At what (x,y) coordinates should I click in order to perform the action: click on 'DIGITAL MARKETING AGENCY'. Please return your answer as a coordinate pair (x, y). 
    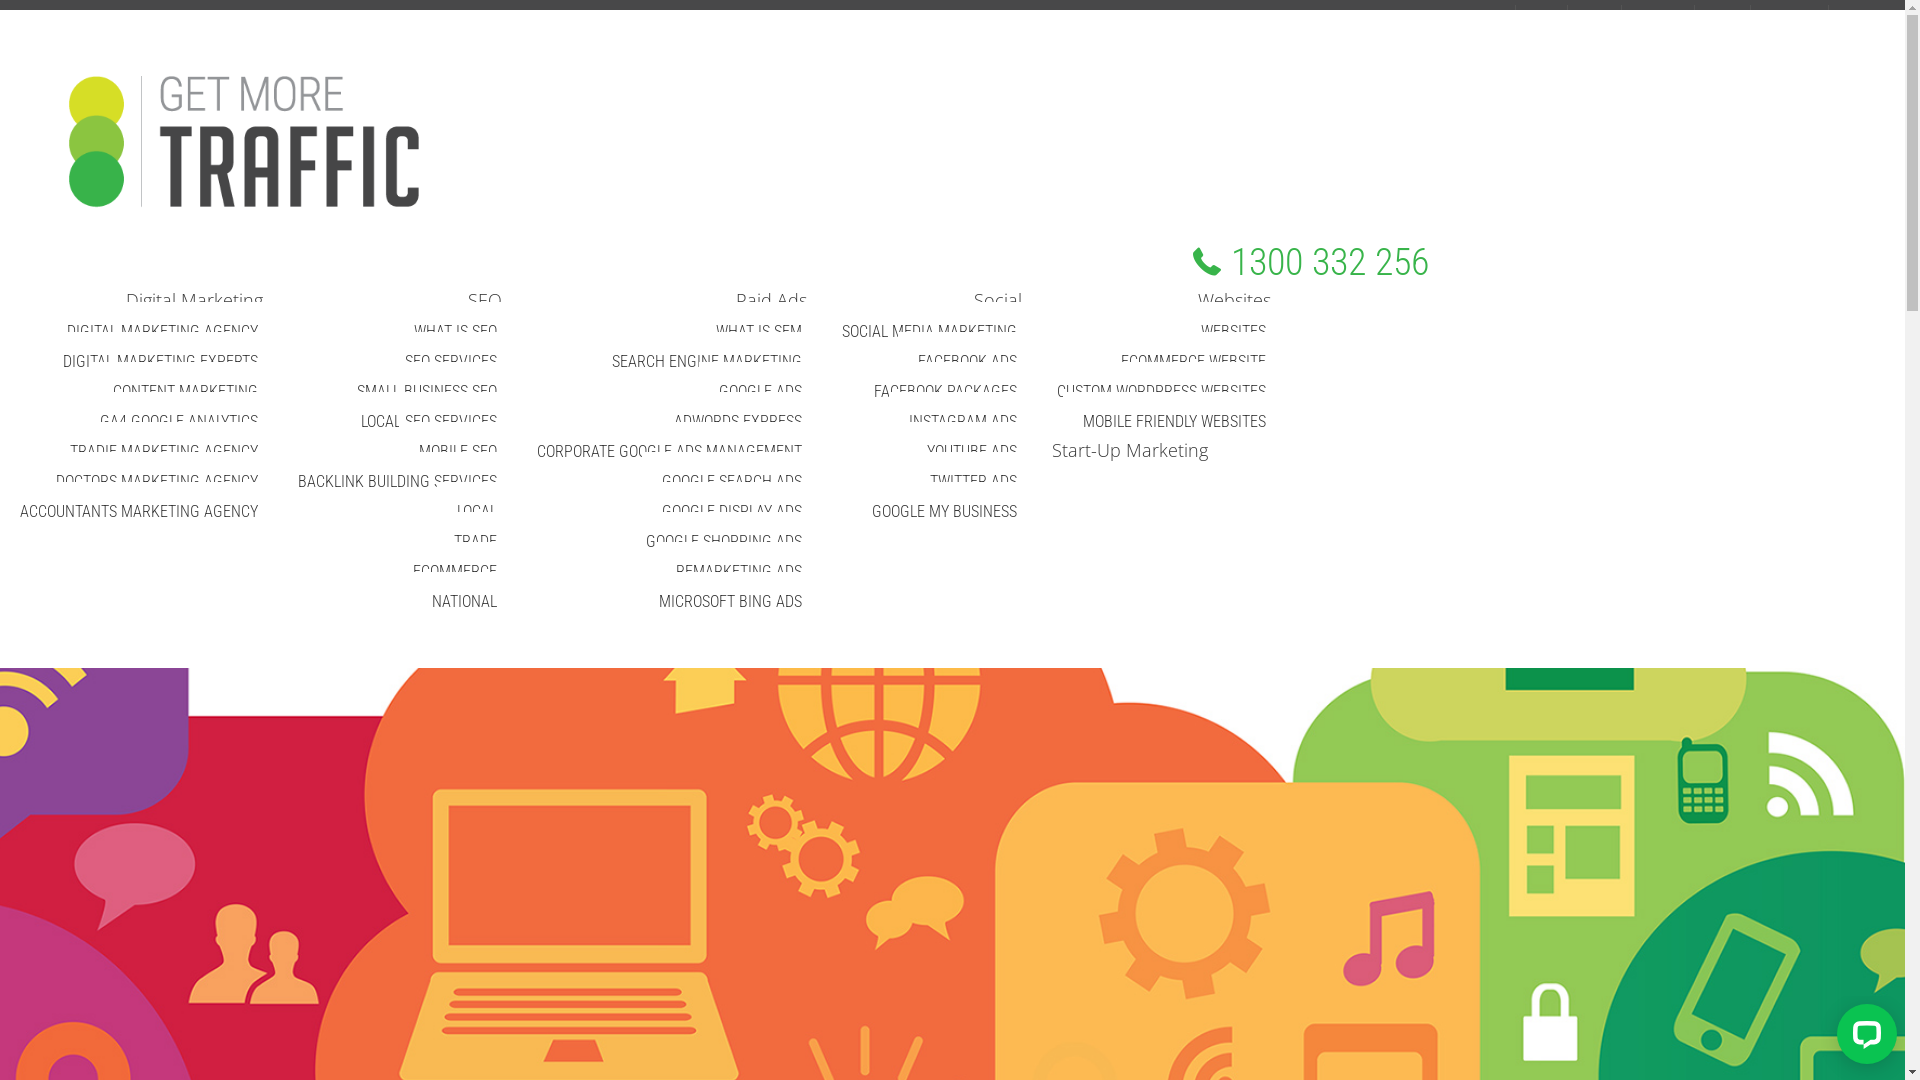
    Looking at the image, I should click on (162, 330).